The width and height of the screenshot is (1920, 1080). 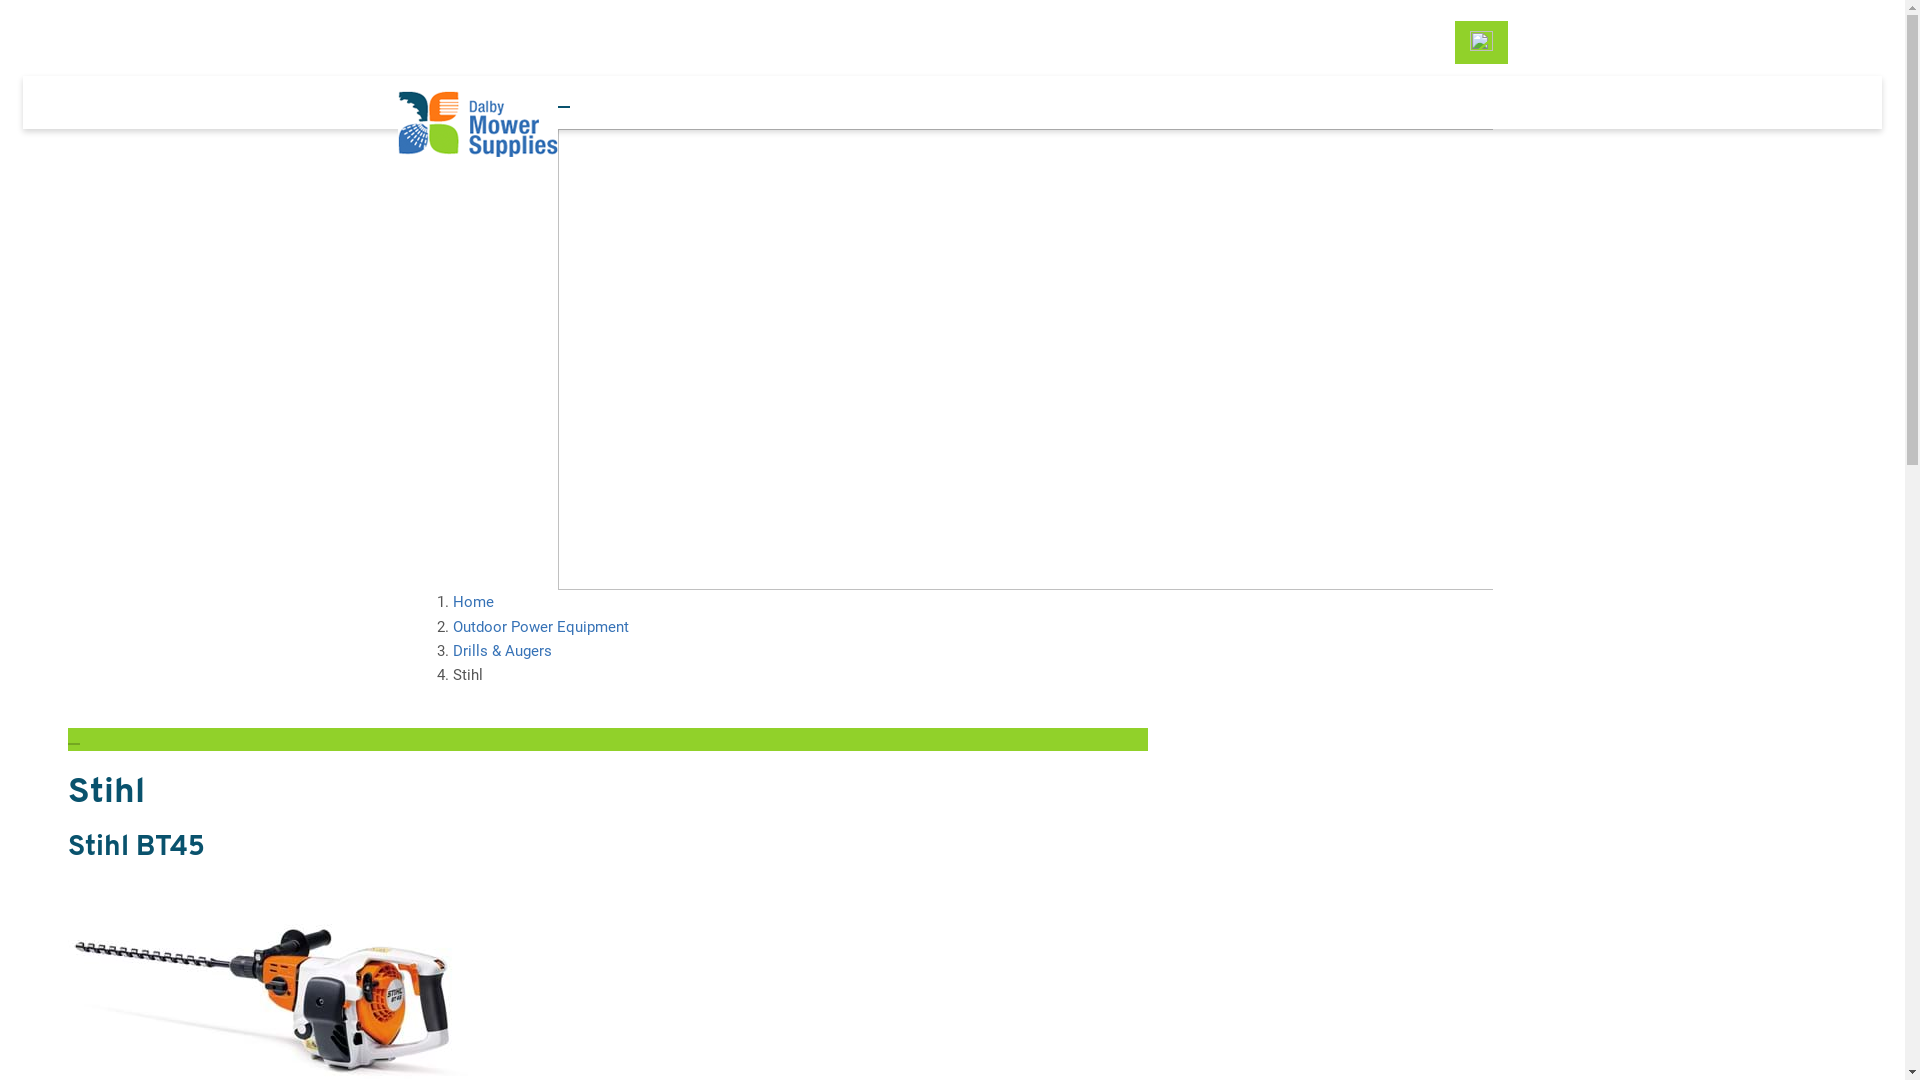 I want to click on 'Home', so click(x=471, y=600).